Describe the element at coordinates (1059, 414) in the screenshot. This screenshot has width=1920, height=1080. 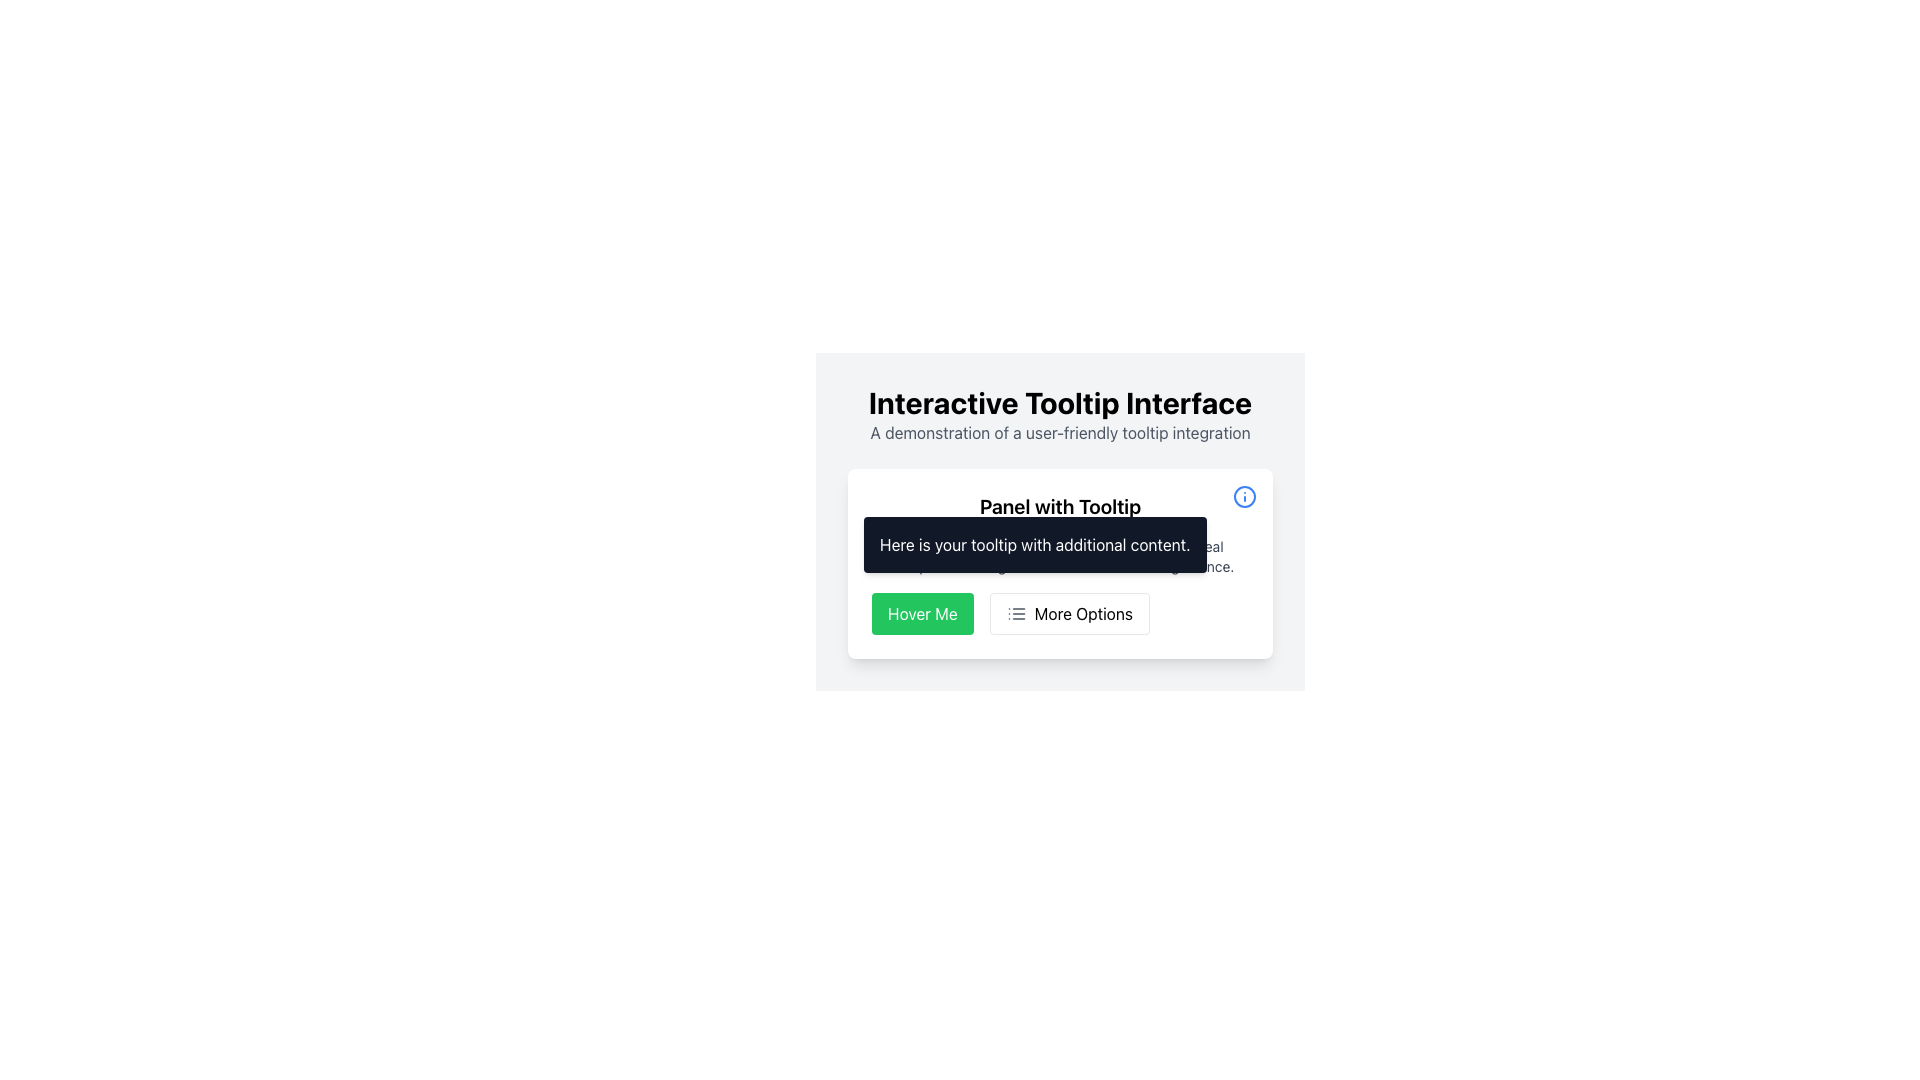
I see `text from the Text Block containing the header 'Interactive Tooltip Interface' and the subheading 'A demonstration of a user-friendly tooltip integration'` at that location.